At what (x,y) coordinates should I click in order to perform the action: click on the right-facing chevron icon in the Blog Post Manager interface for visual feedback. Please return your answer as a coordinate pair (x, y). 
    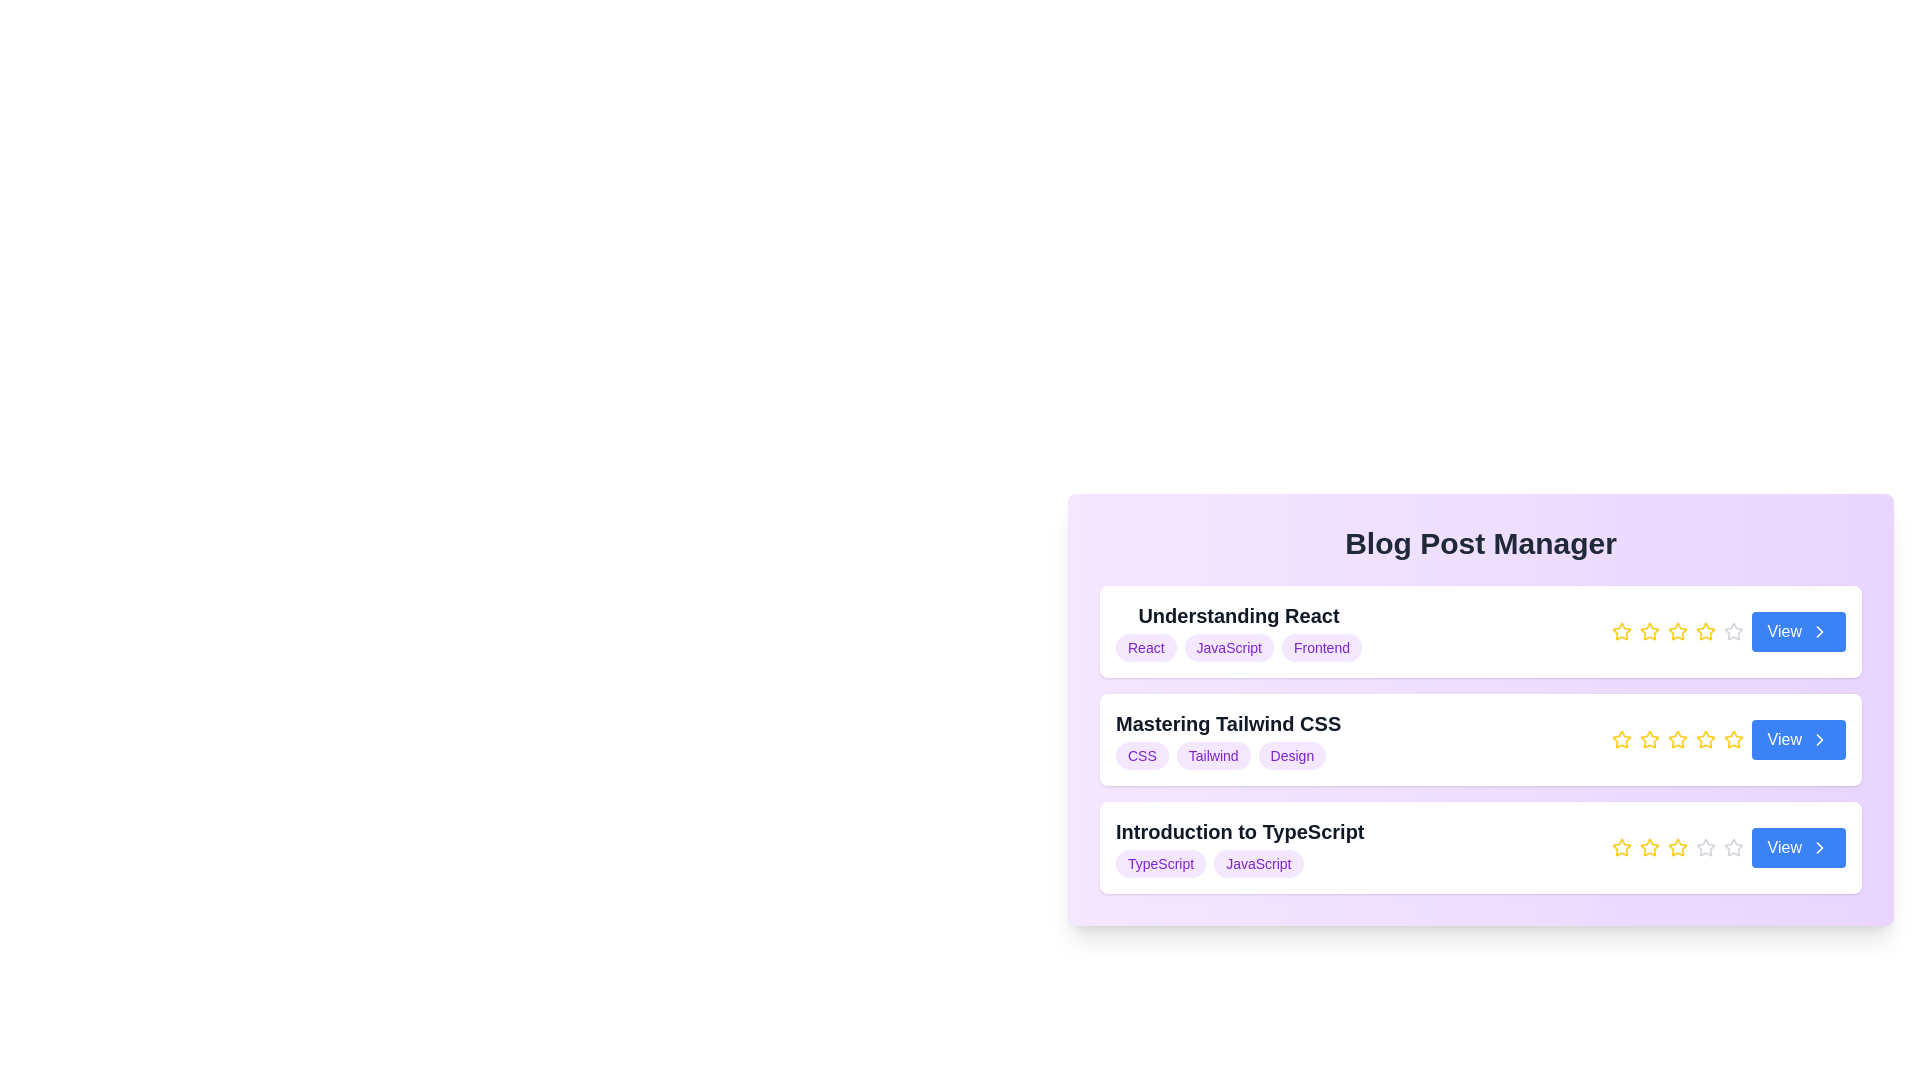
    Looking at the image, I should click on (1819, 632).